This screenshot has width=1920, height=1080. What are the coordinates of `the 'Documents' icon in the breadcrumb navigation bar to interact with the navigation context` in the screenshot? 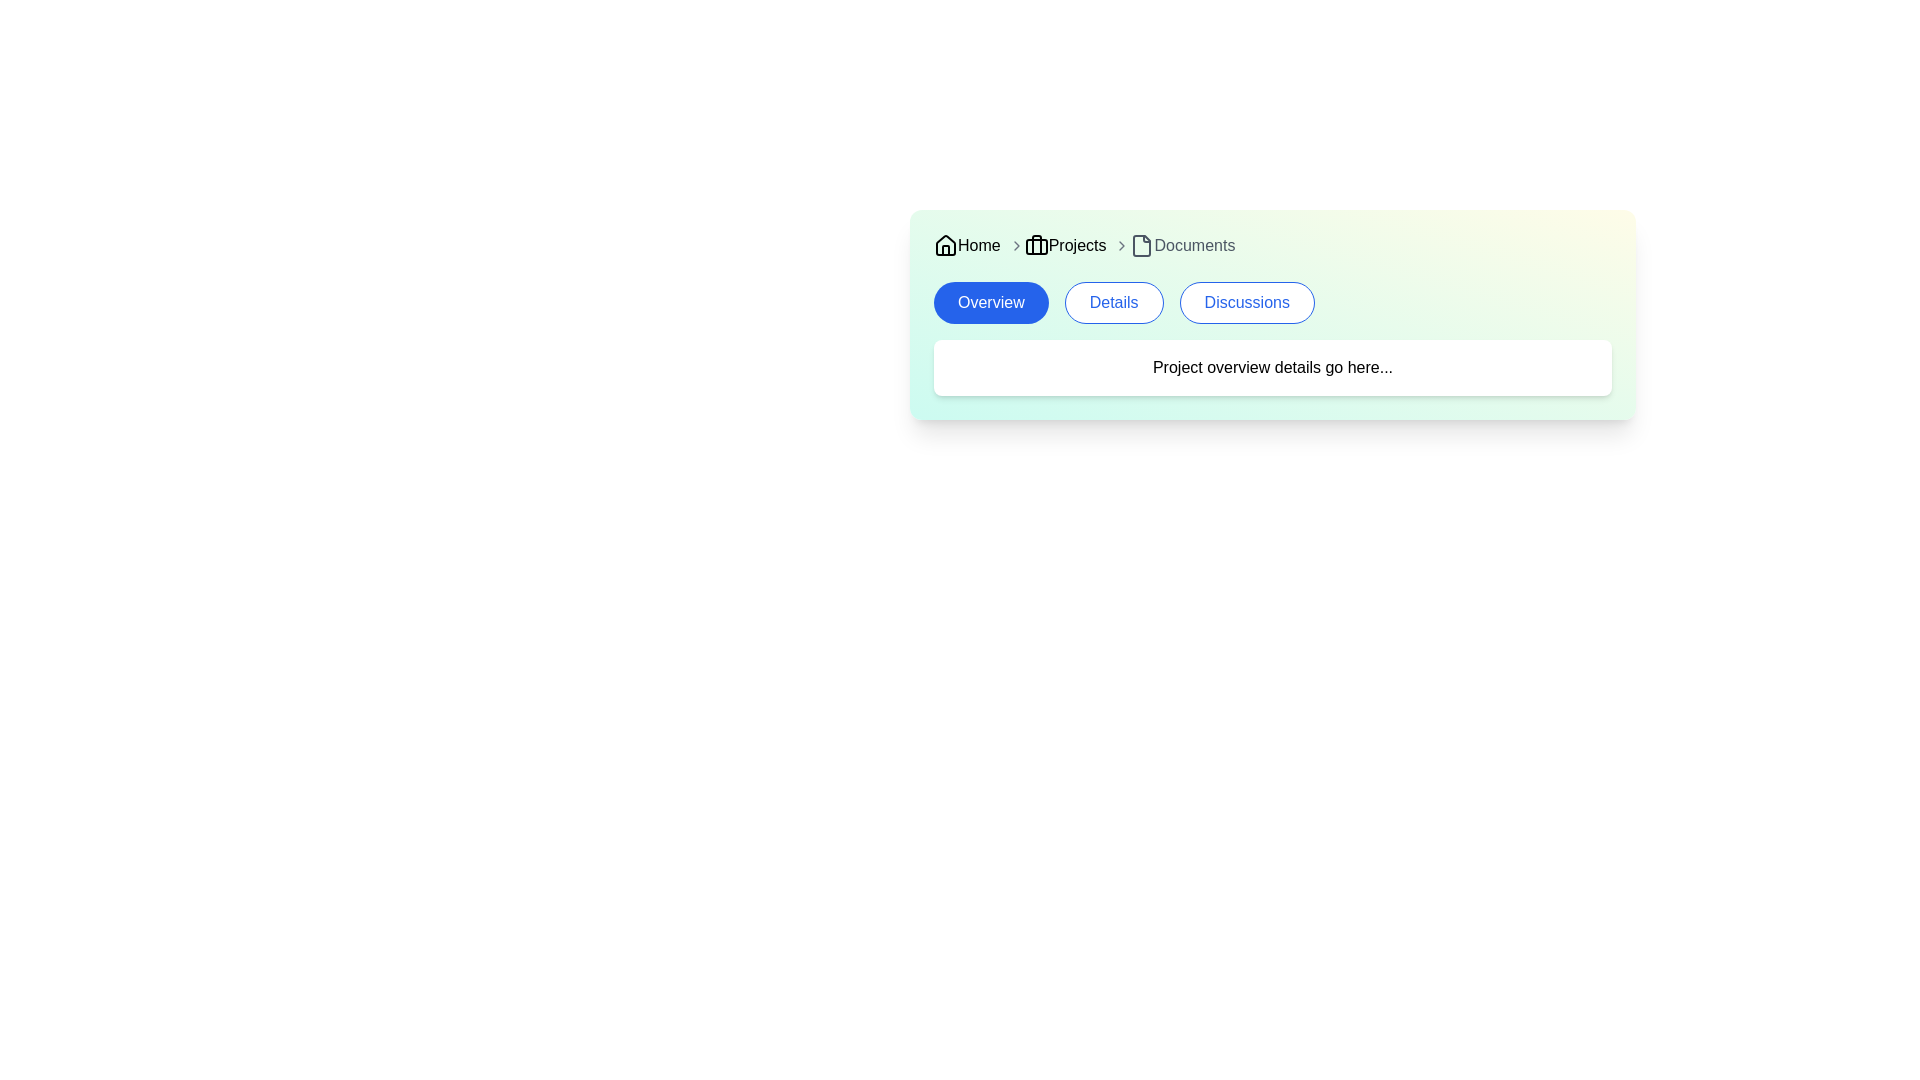 It's located at (1142, 245).